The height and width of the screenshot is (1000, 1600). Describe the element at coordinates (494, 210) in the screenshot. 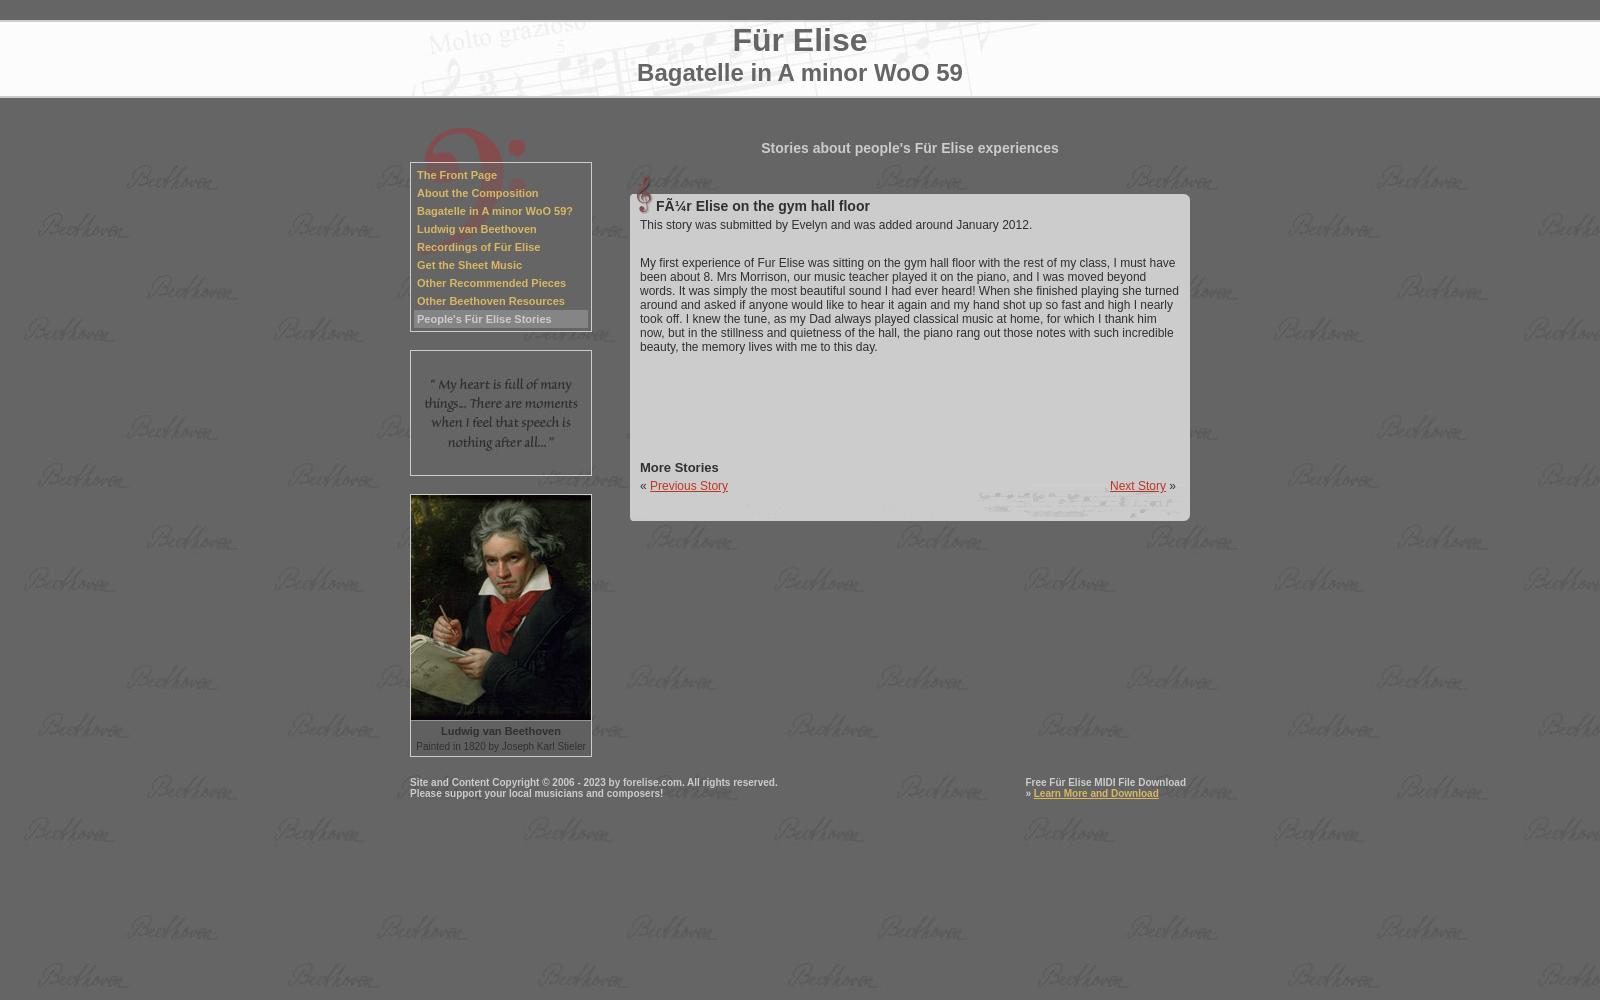

I see `'Bagatelle in A minor WoO 59?'` at that location.